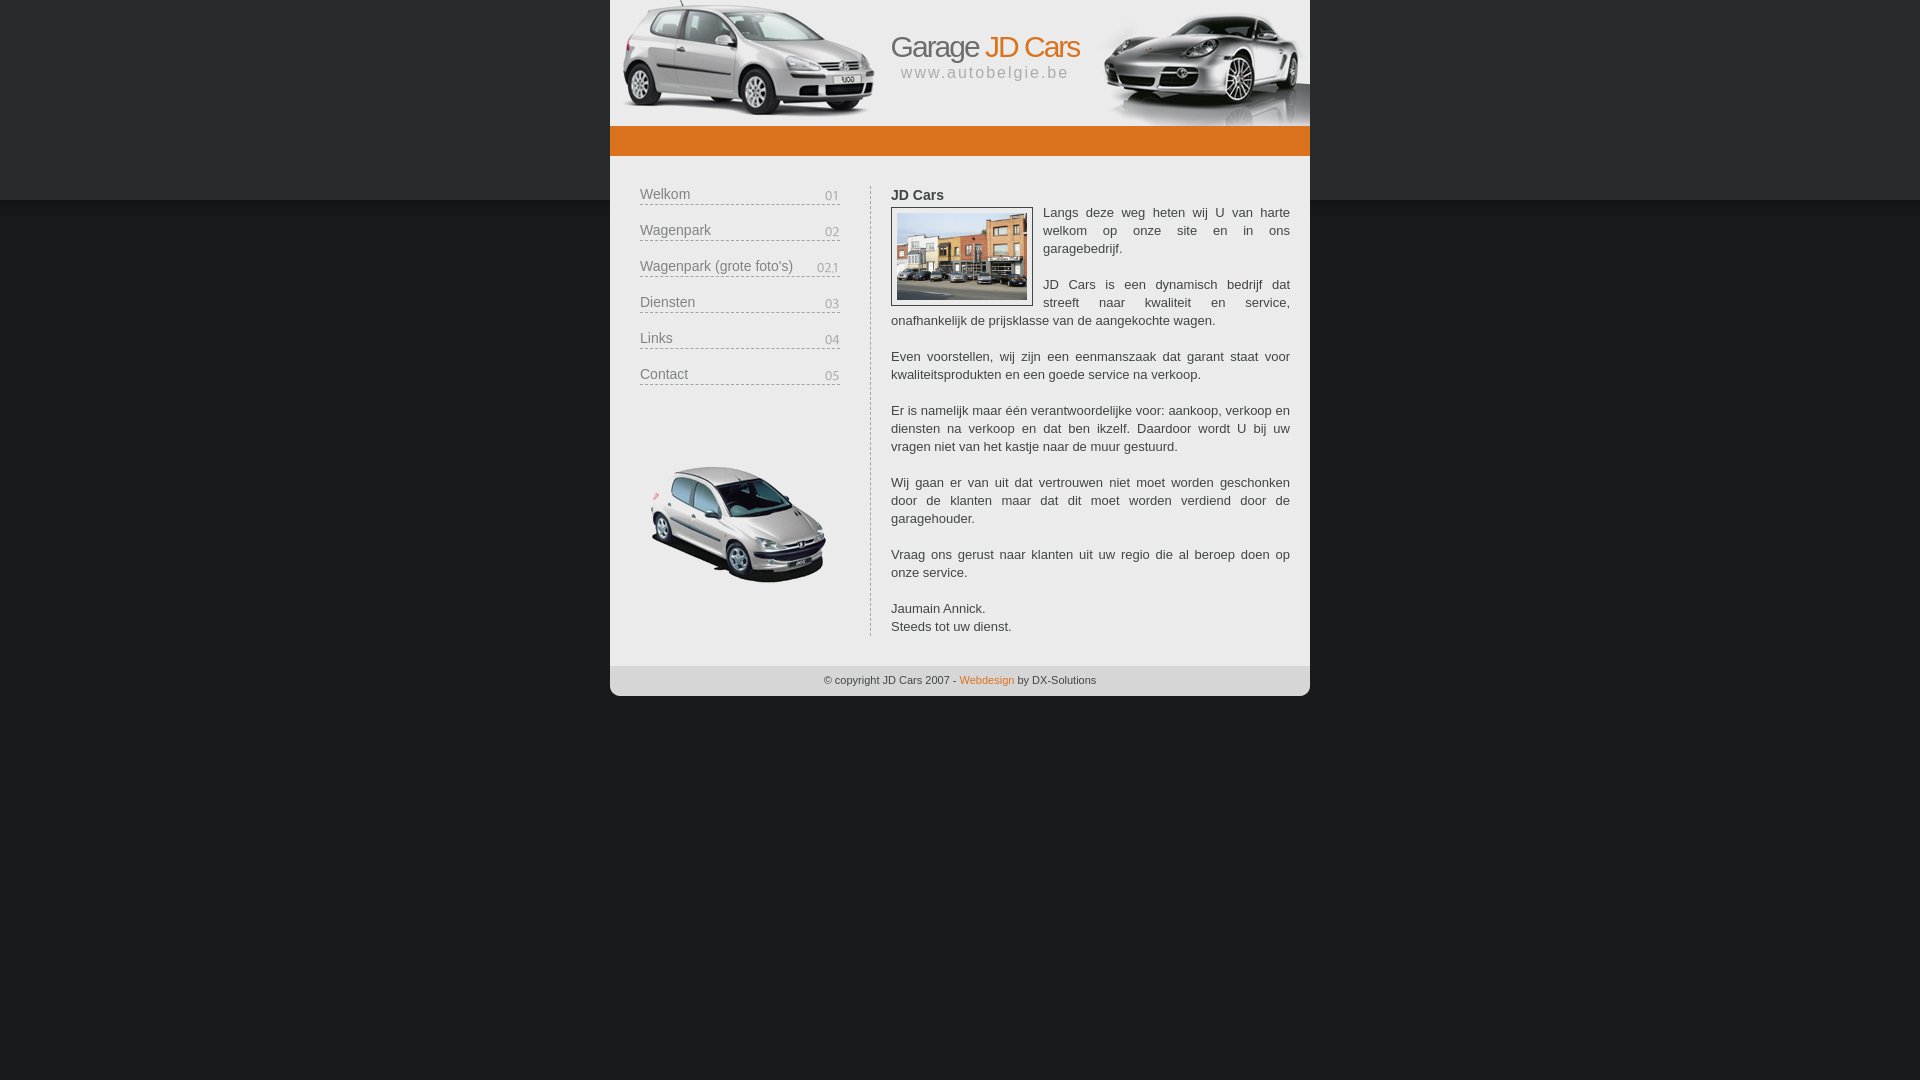 This screenshot has height=1080, width=1920. Describe the element at coordinates (738, 229) in the screenshot. I see `'Wagenpark'` at that location.